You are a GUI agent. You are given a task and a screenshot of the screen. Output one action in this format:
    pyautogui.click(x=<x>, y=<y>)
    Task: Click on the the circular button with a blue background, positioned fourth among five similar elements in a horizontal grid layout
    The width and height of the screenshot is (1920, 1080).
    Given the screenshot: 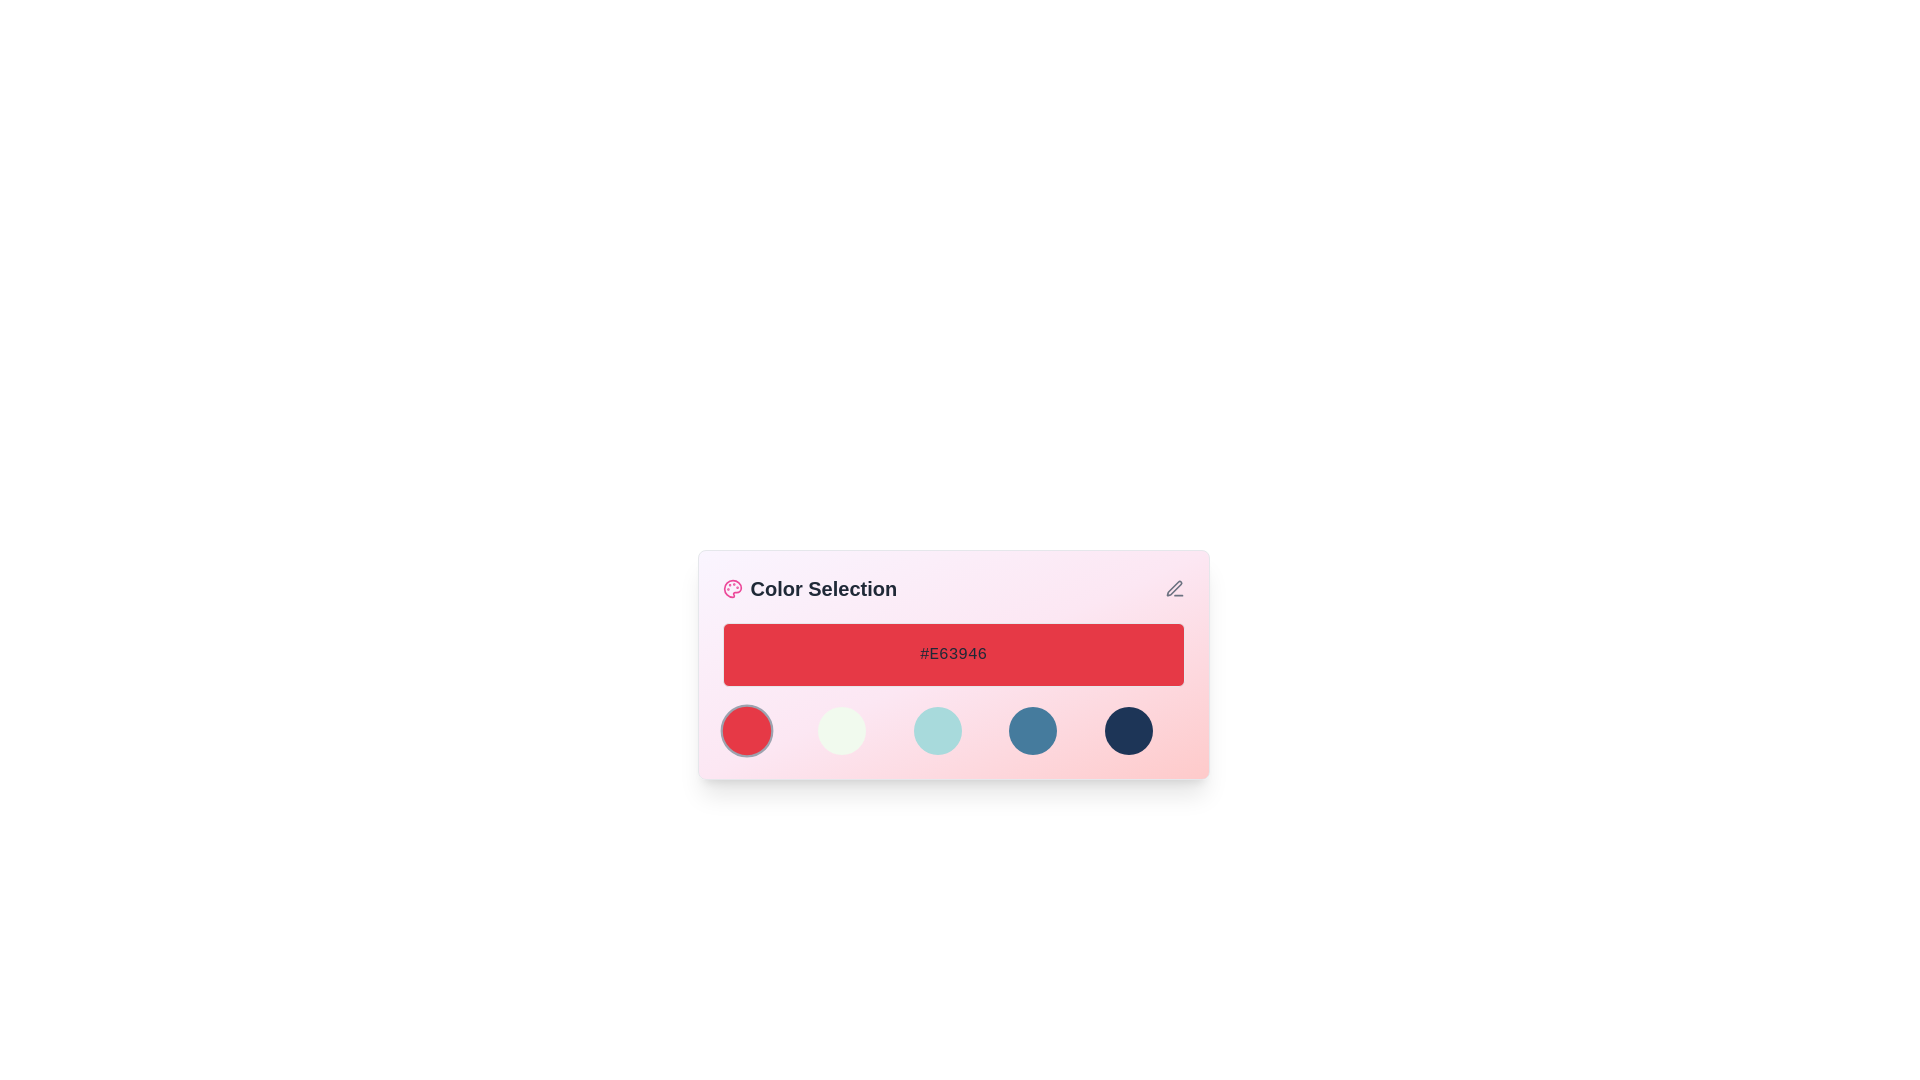 What is the action you would take?
    pyautogui.click(x=1033, y=731)
    